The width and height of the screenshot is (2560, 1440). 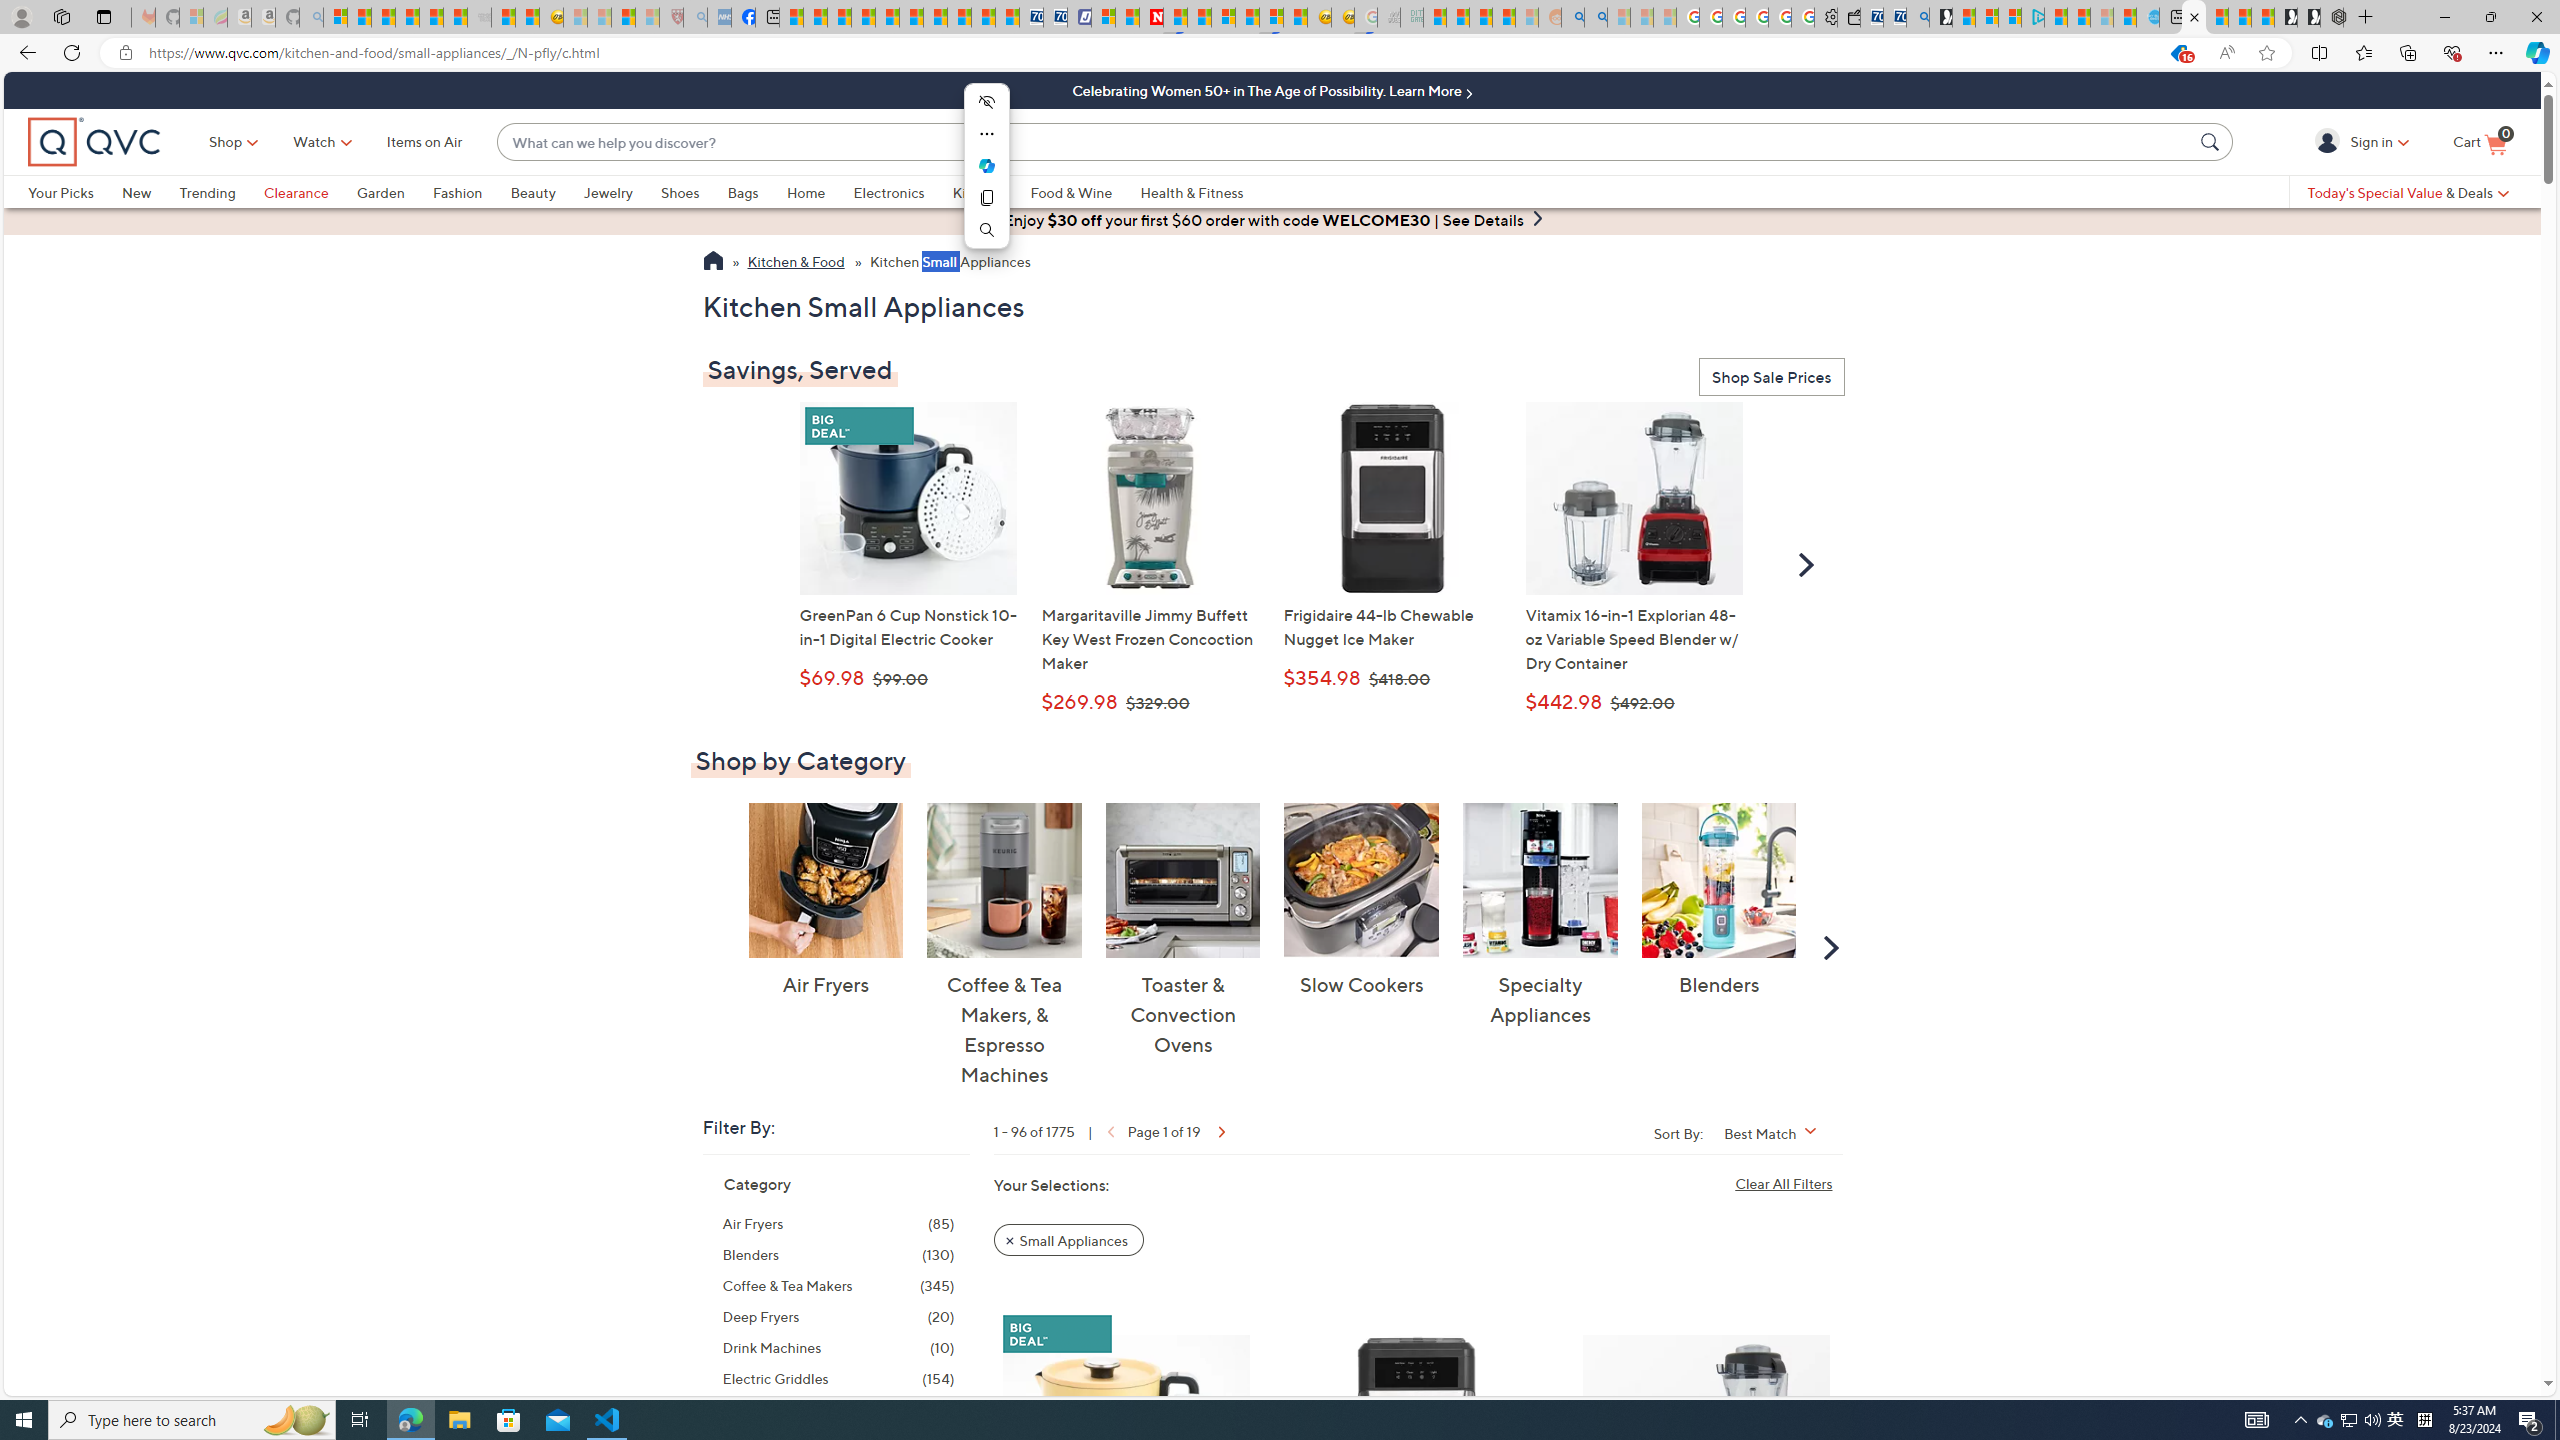 What do you see at coordinates (986, 102) in the screenshot?
I see `'Hide menu'` at bounding box center [986, 102].